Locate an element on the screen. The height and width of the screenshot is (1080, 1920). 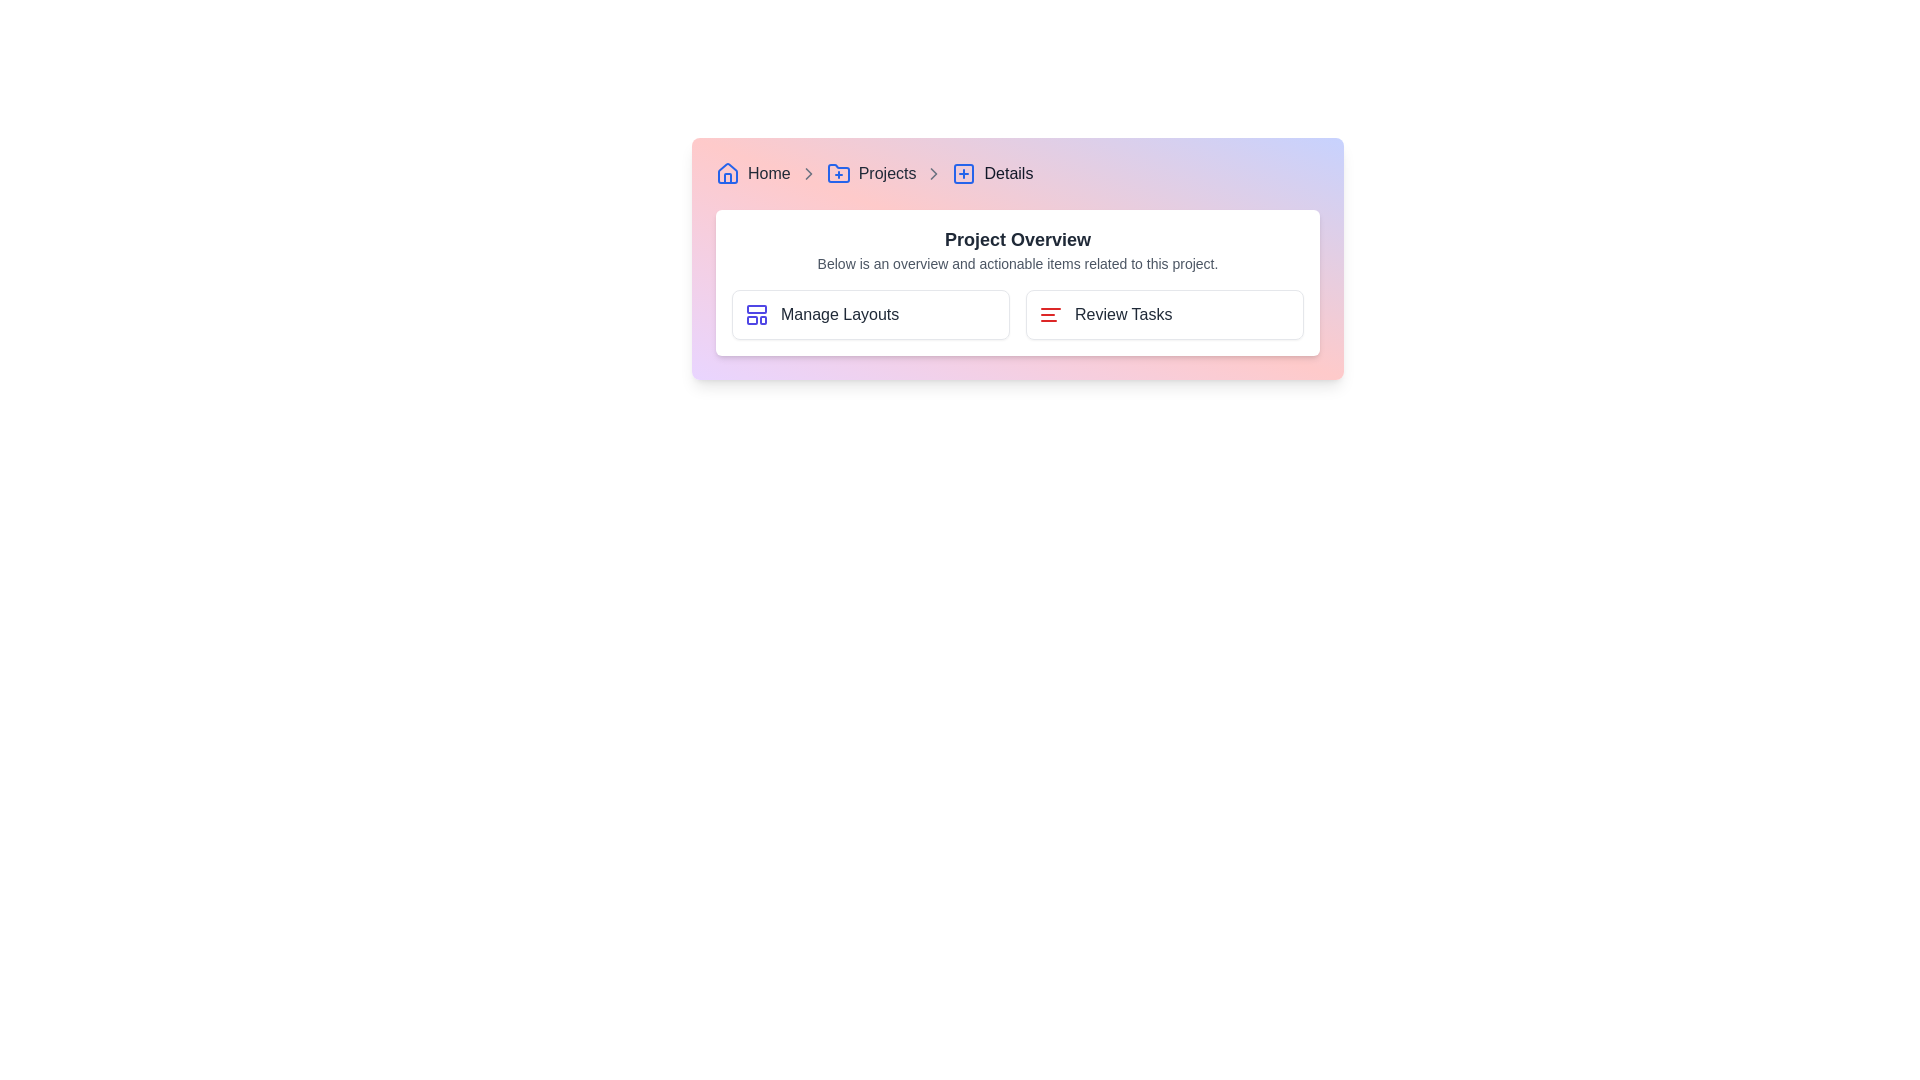
the static text that provides a brief descriptive summary of the content and actions related to the project overview, located below the 'Project Overview' title and above the 'Manage Layouts' and 'Review Tasks' buttons is located at coordinates (1017, 262).